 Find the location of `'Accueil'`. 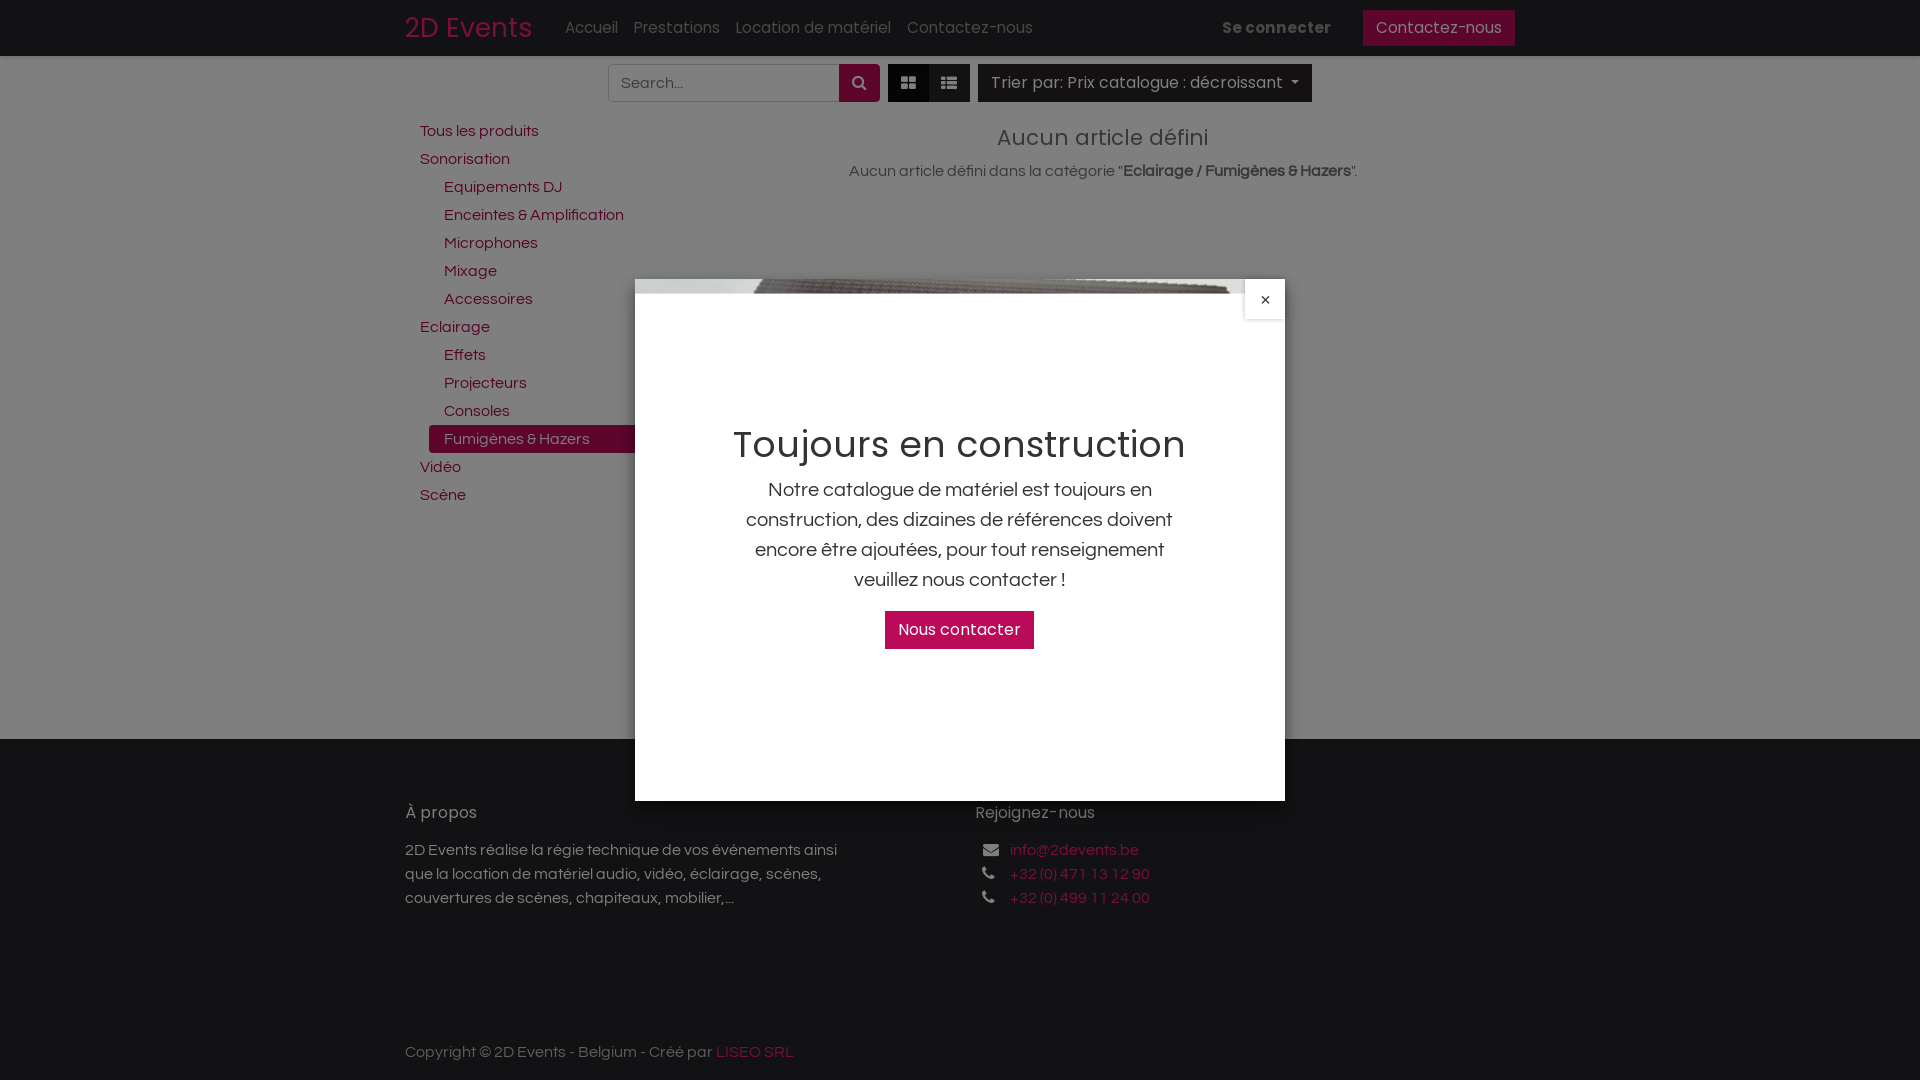

'Accueil' is located at coordinates (590, 28).